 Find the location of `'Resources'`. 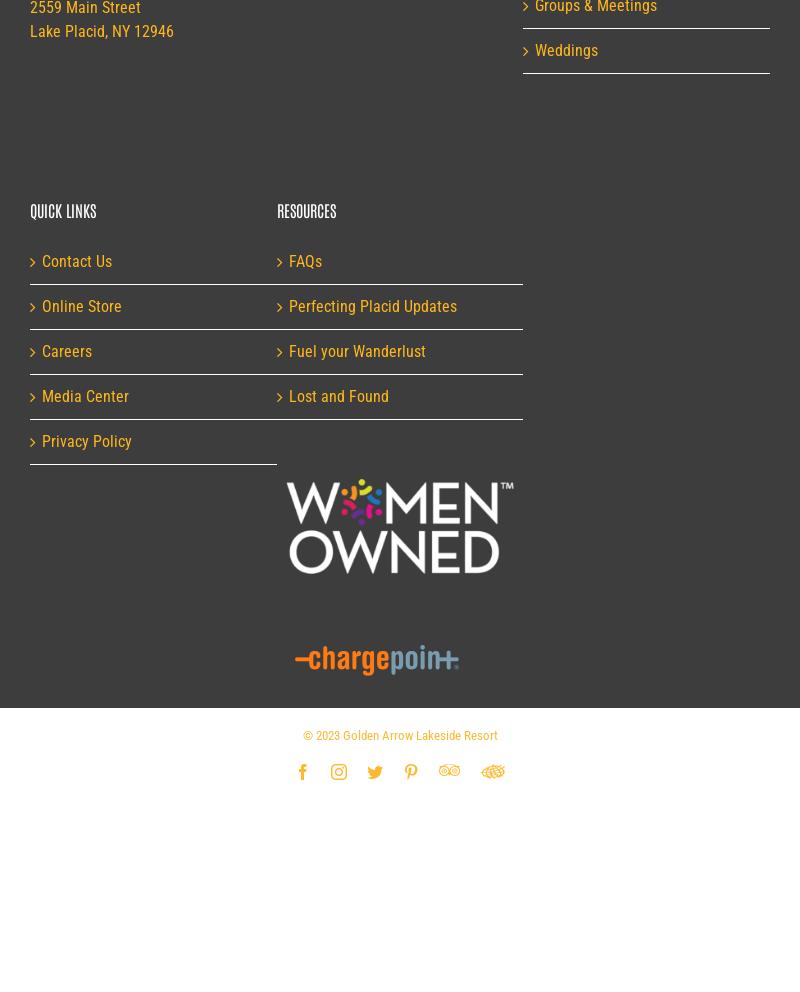

'Resources' is located at coordinates (304, 210).